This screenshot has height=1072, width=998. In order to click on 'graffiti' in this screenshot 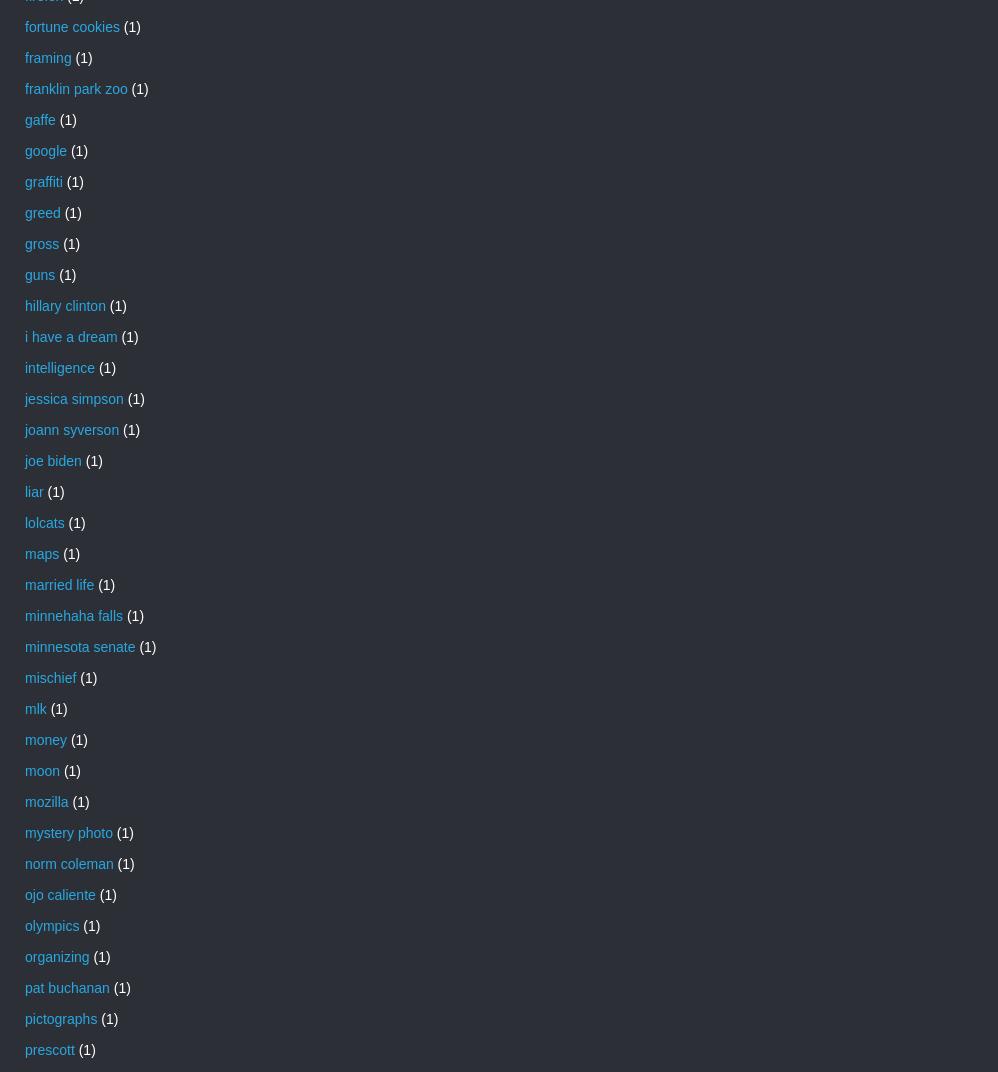, I will do `click(25, 179)`.